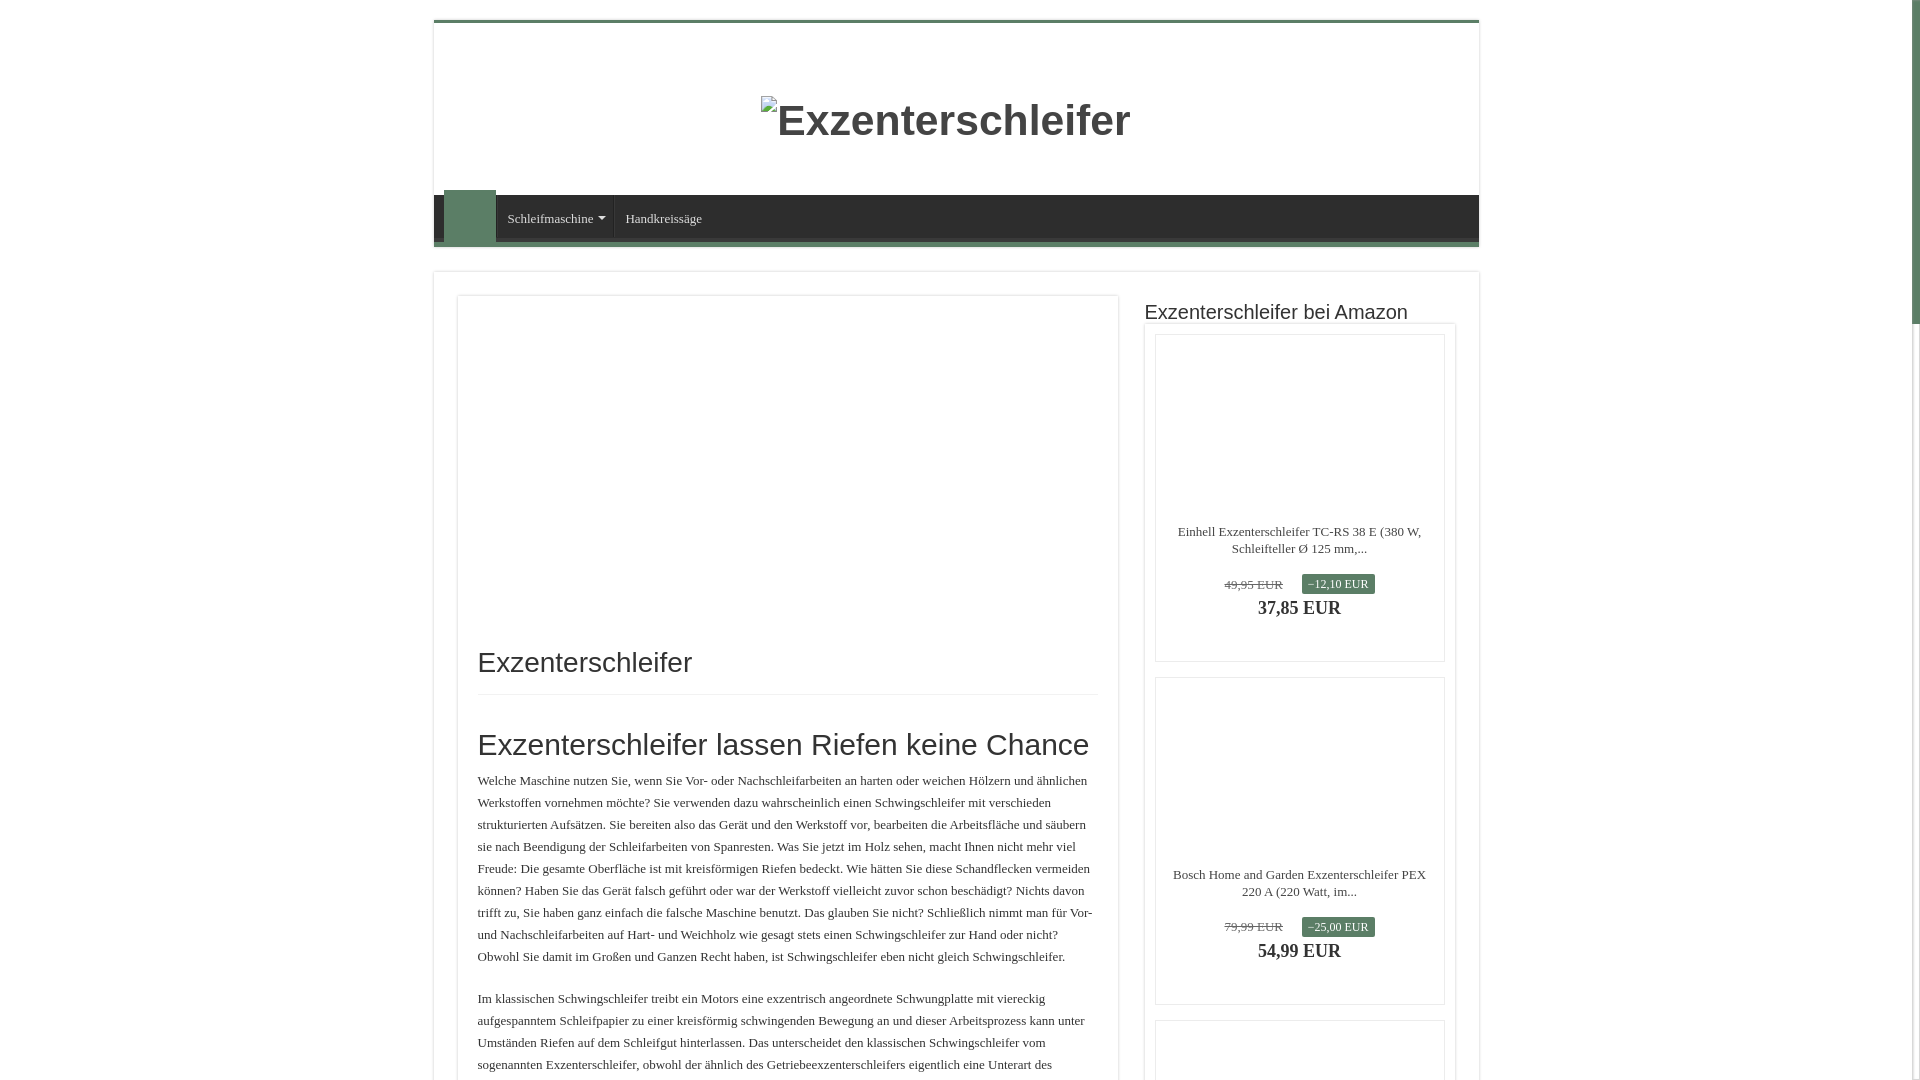  I want to click on 'Amazon Prime', so click(1299, 971).